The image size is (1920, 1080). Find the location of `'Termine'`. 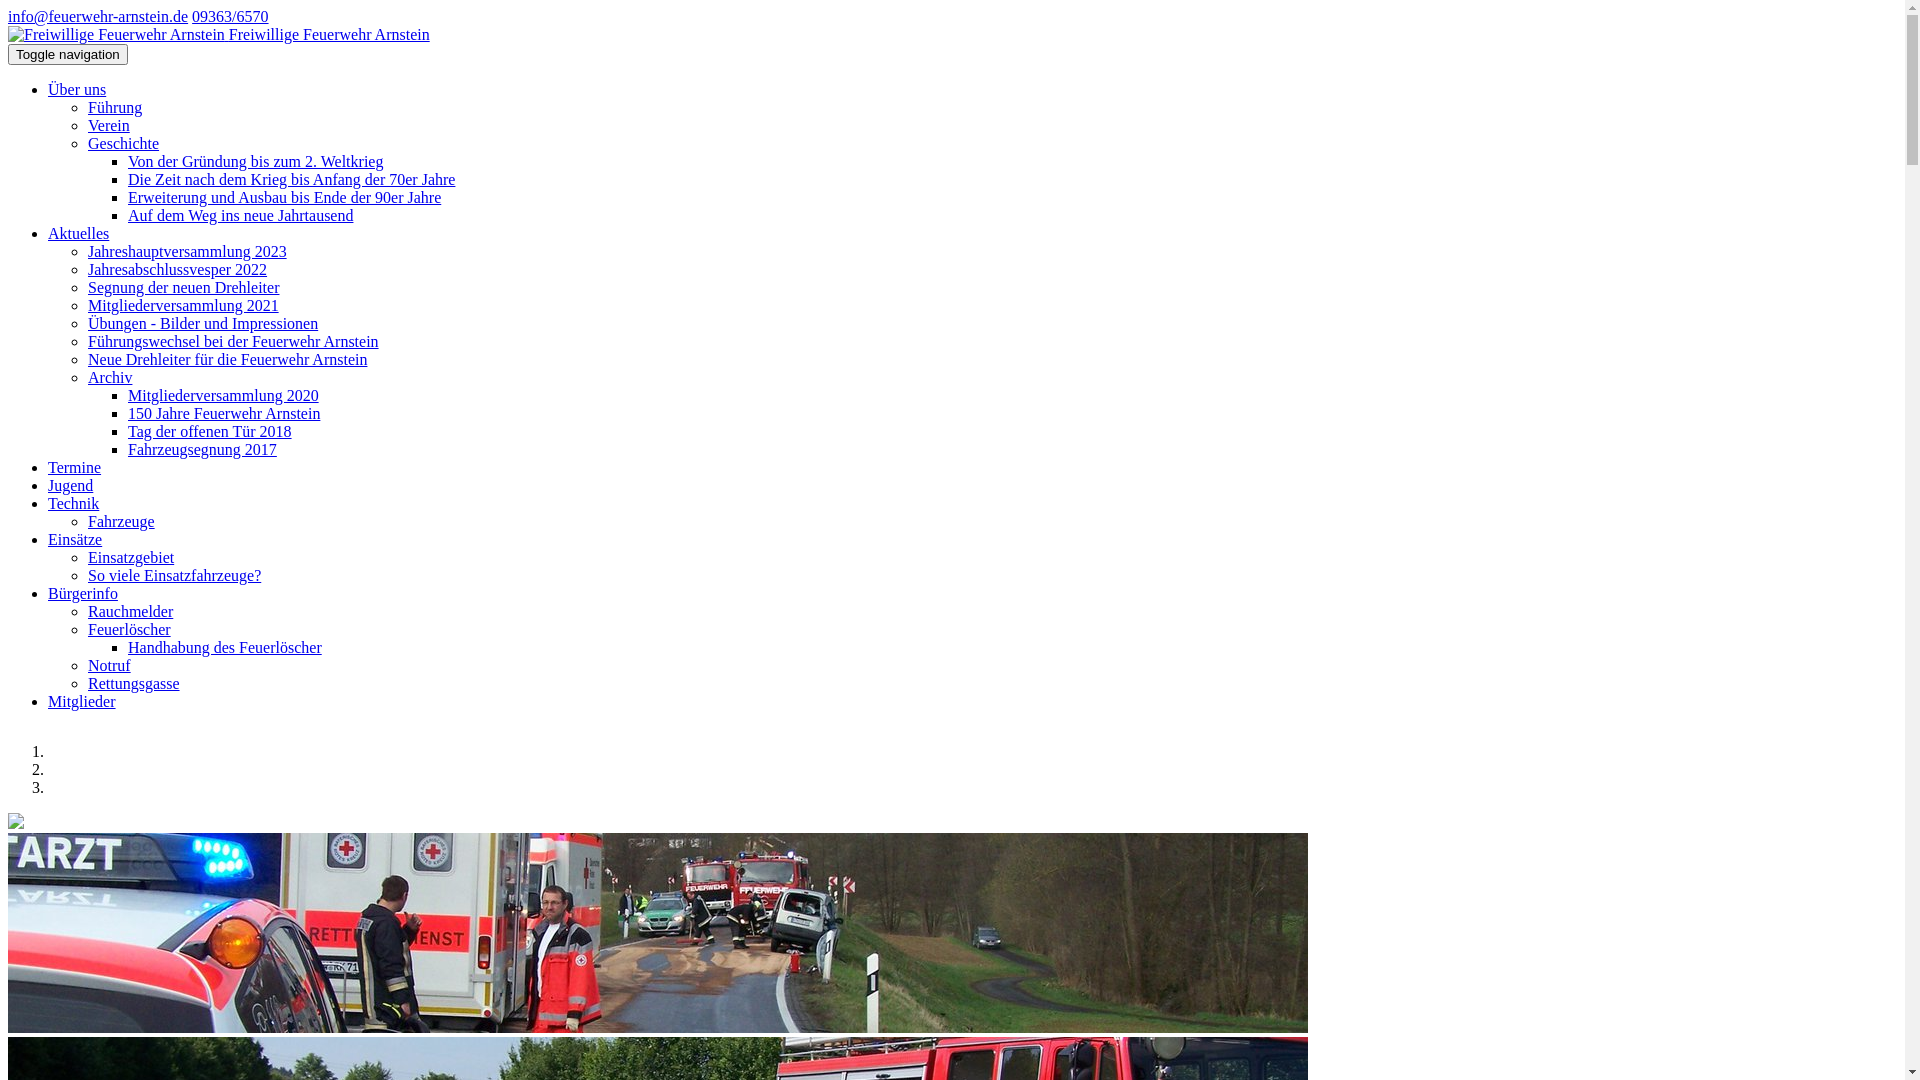

'Termine' is located at coordinates (74, 467).